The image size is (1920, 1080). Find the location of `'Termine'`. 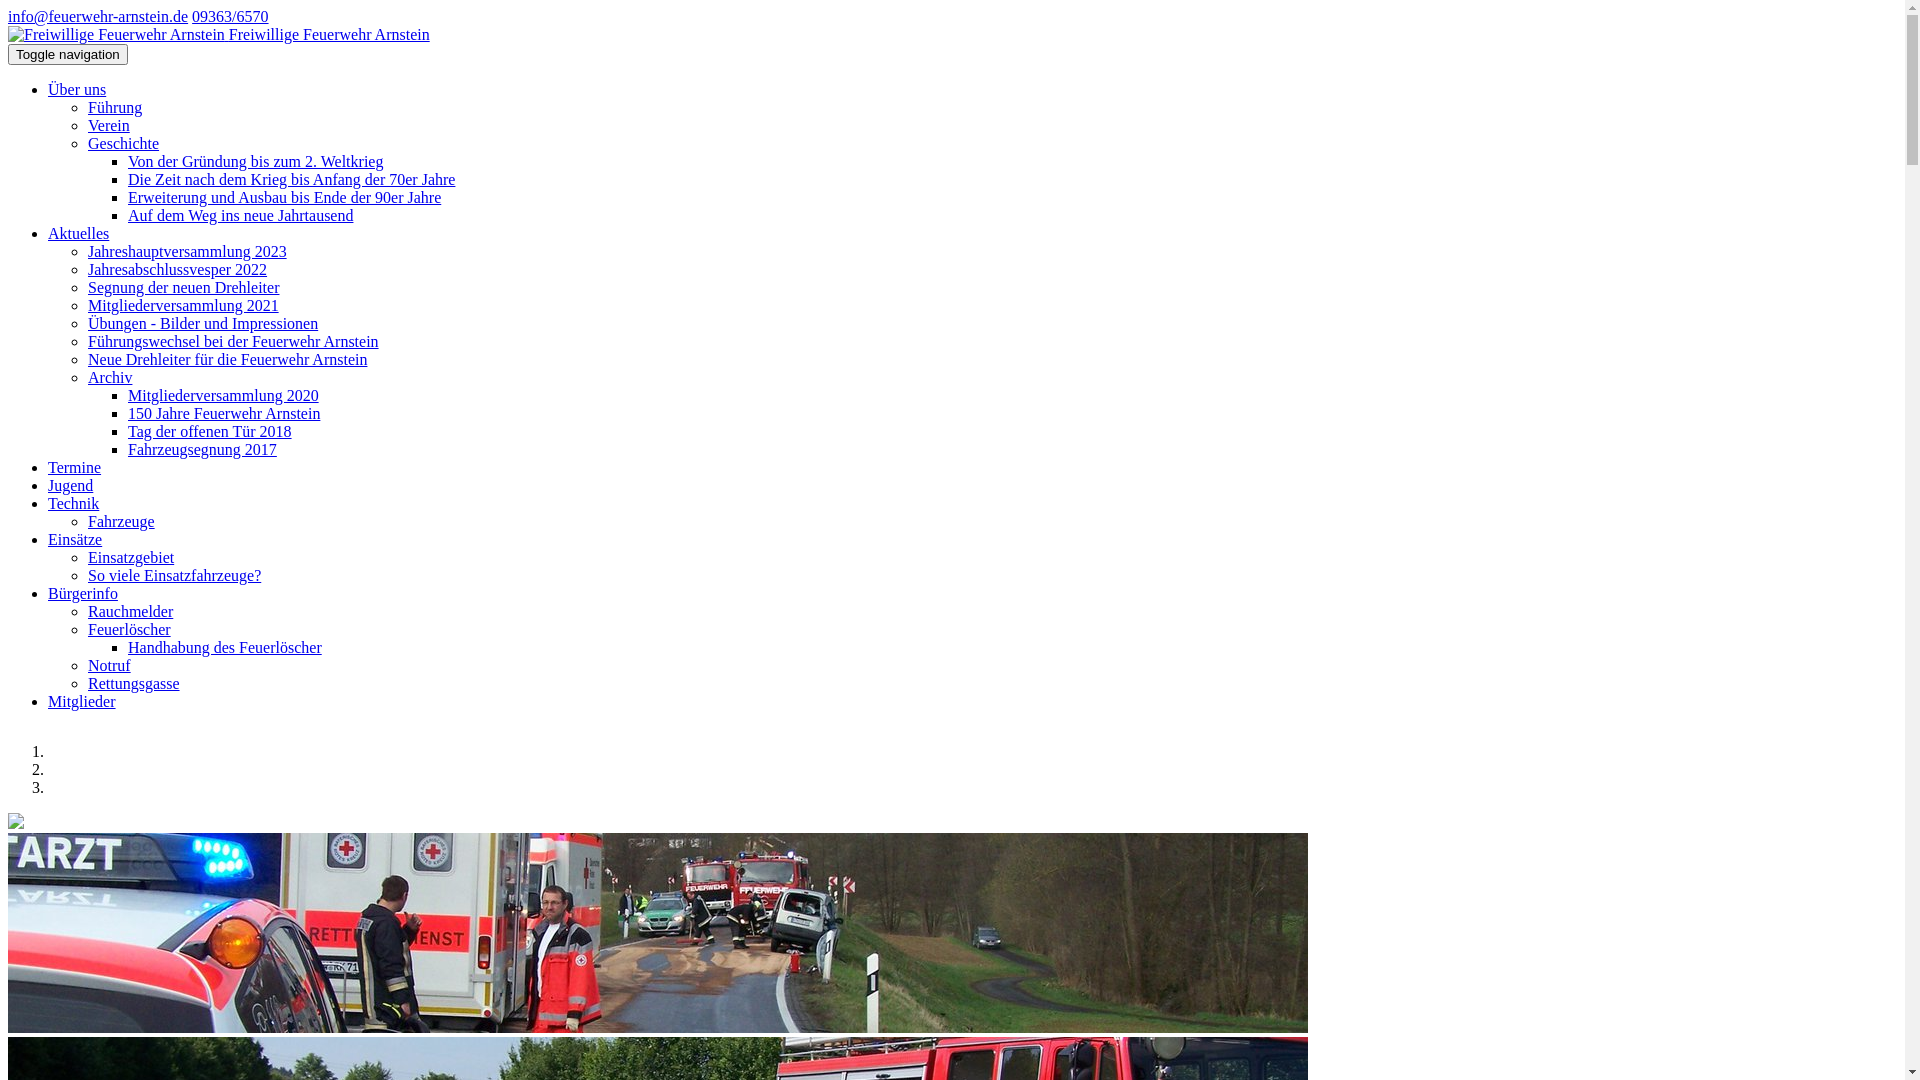

'Termine' is located at coordinates (74, 467).